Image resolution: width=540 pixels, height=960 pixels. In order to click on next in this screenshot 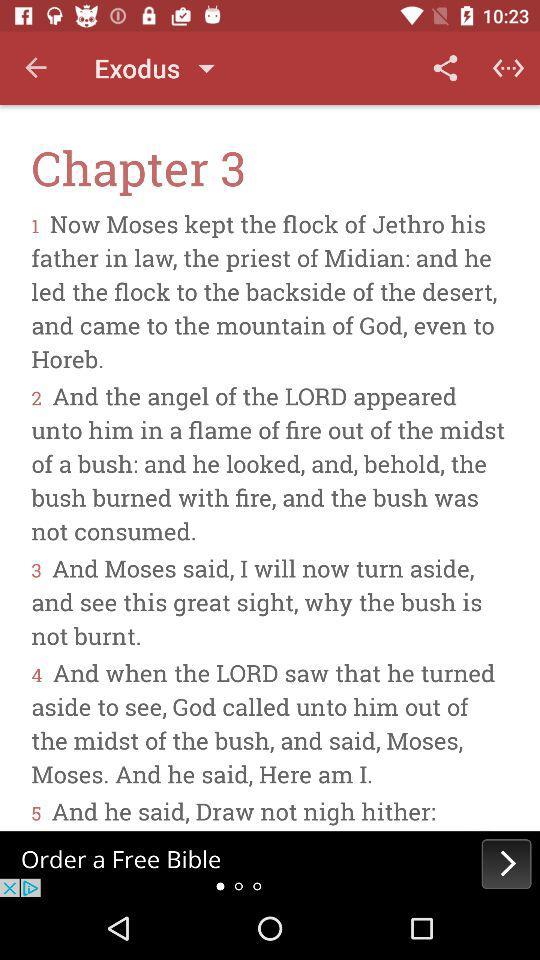, I will do `click(270, 863)`.